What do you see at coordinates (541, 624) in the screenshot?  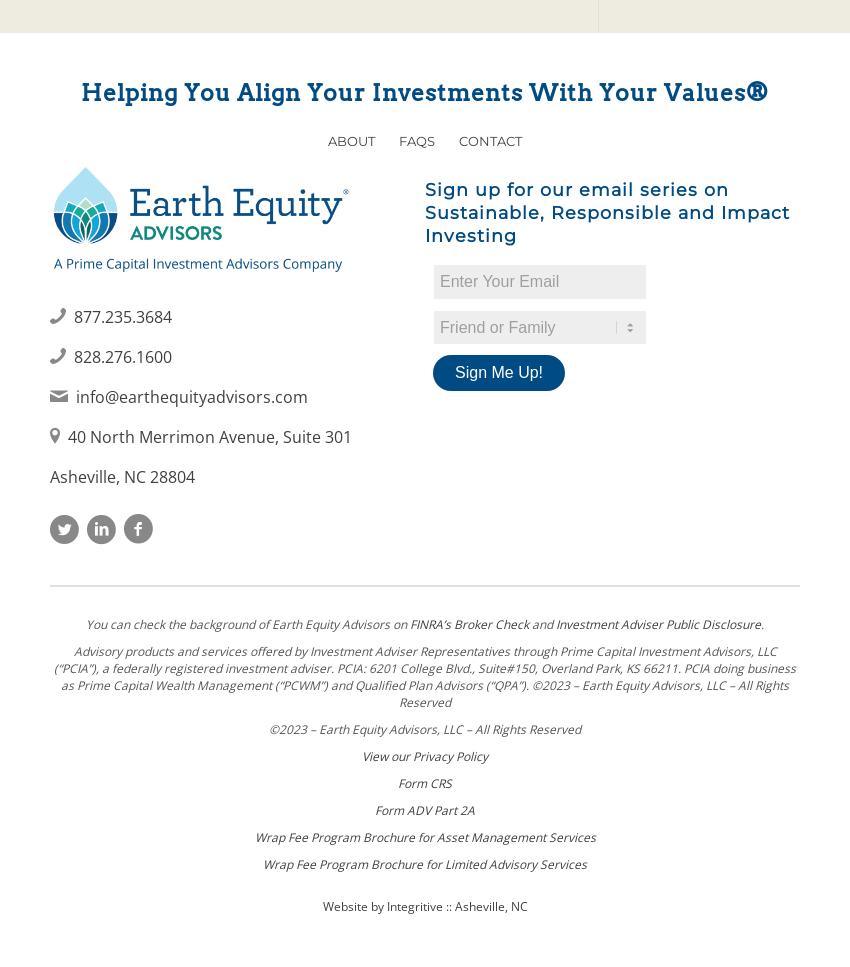 I see `'and'` at bounding box center [541, 624].